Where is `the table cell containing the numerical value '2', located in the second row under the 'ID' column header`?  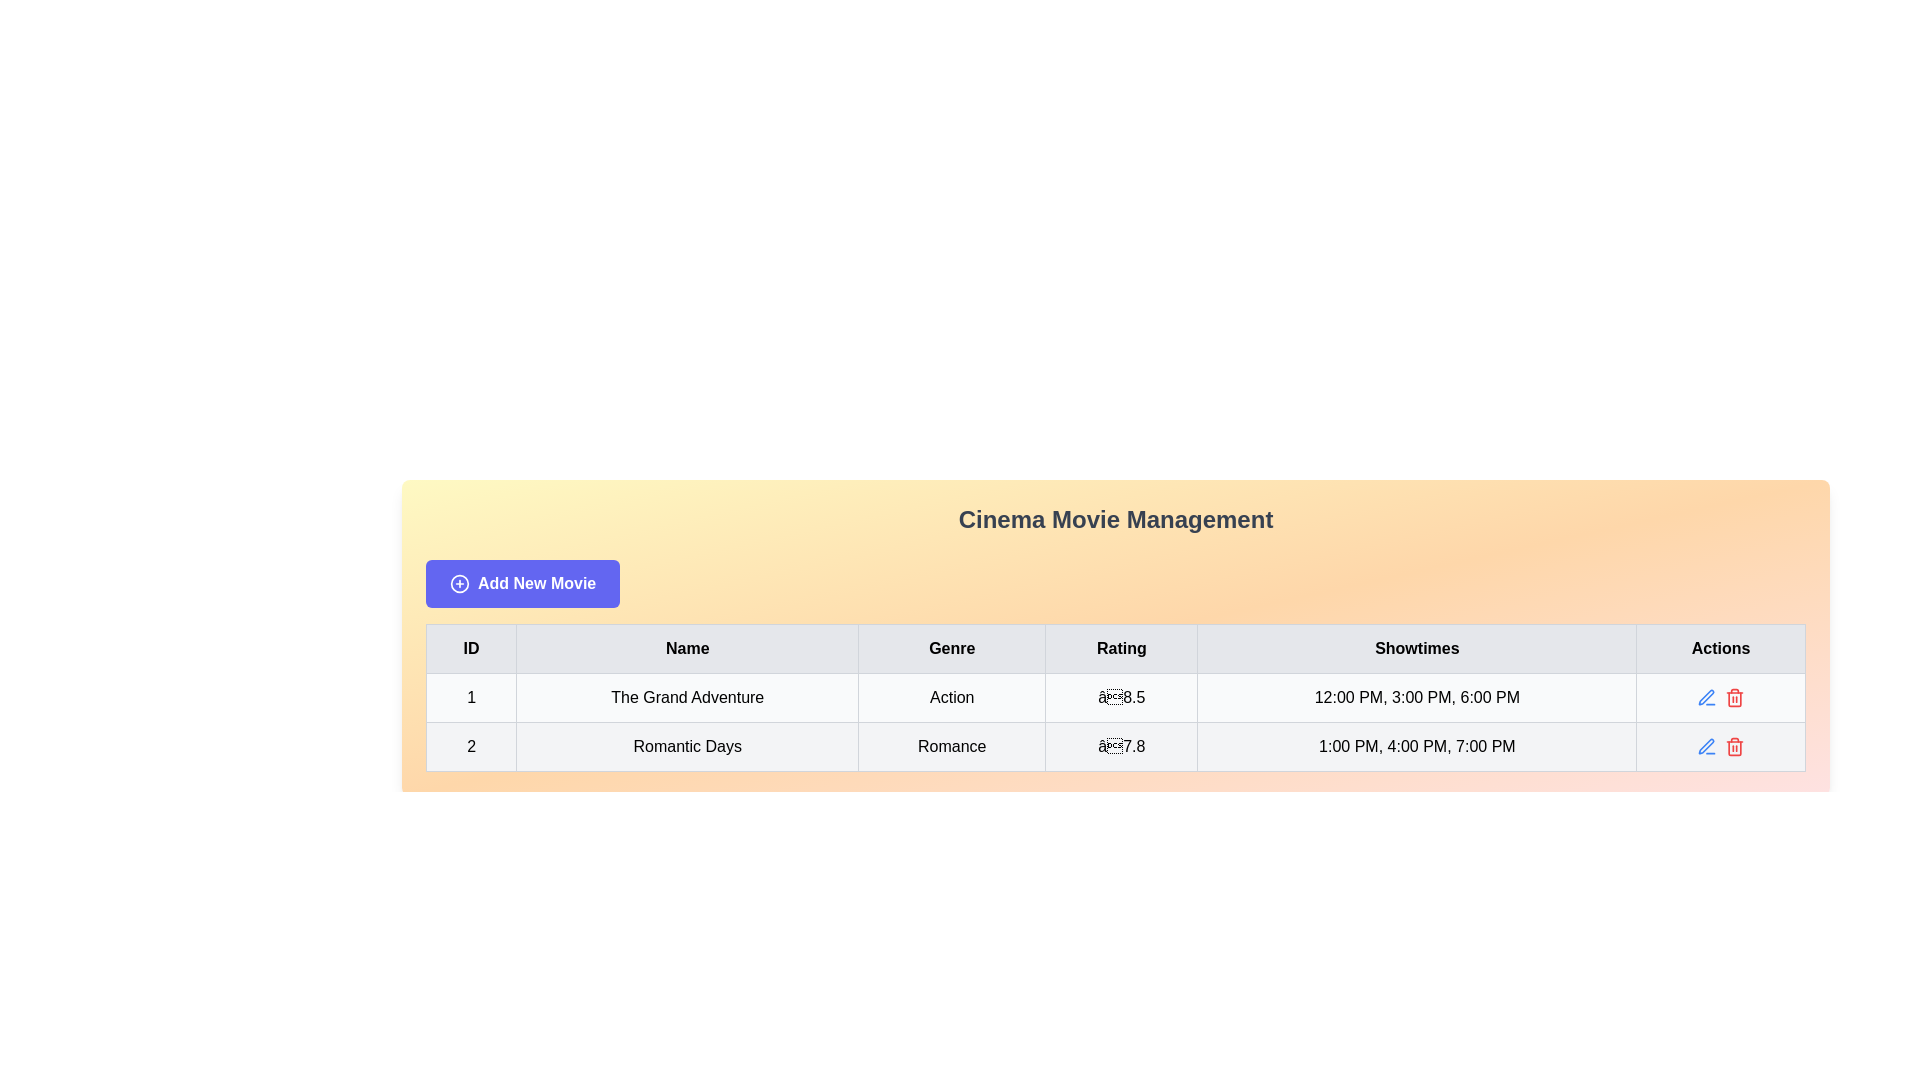 the table cell containing the numerical value '2', located in the second row under the 'ID' column header is located at coordinates (470, 747).